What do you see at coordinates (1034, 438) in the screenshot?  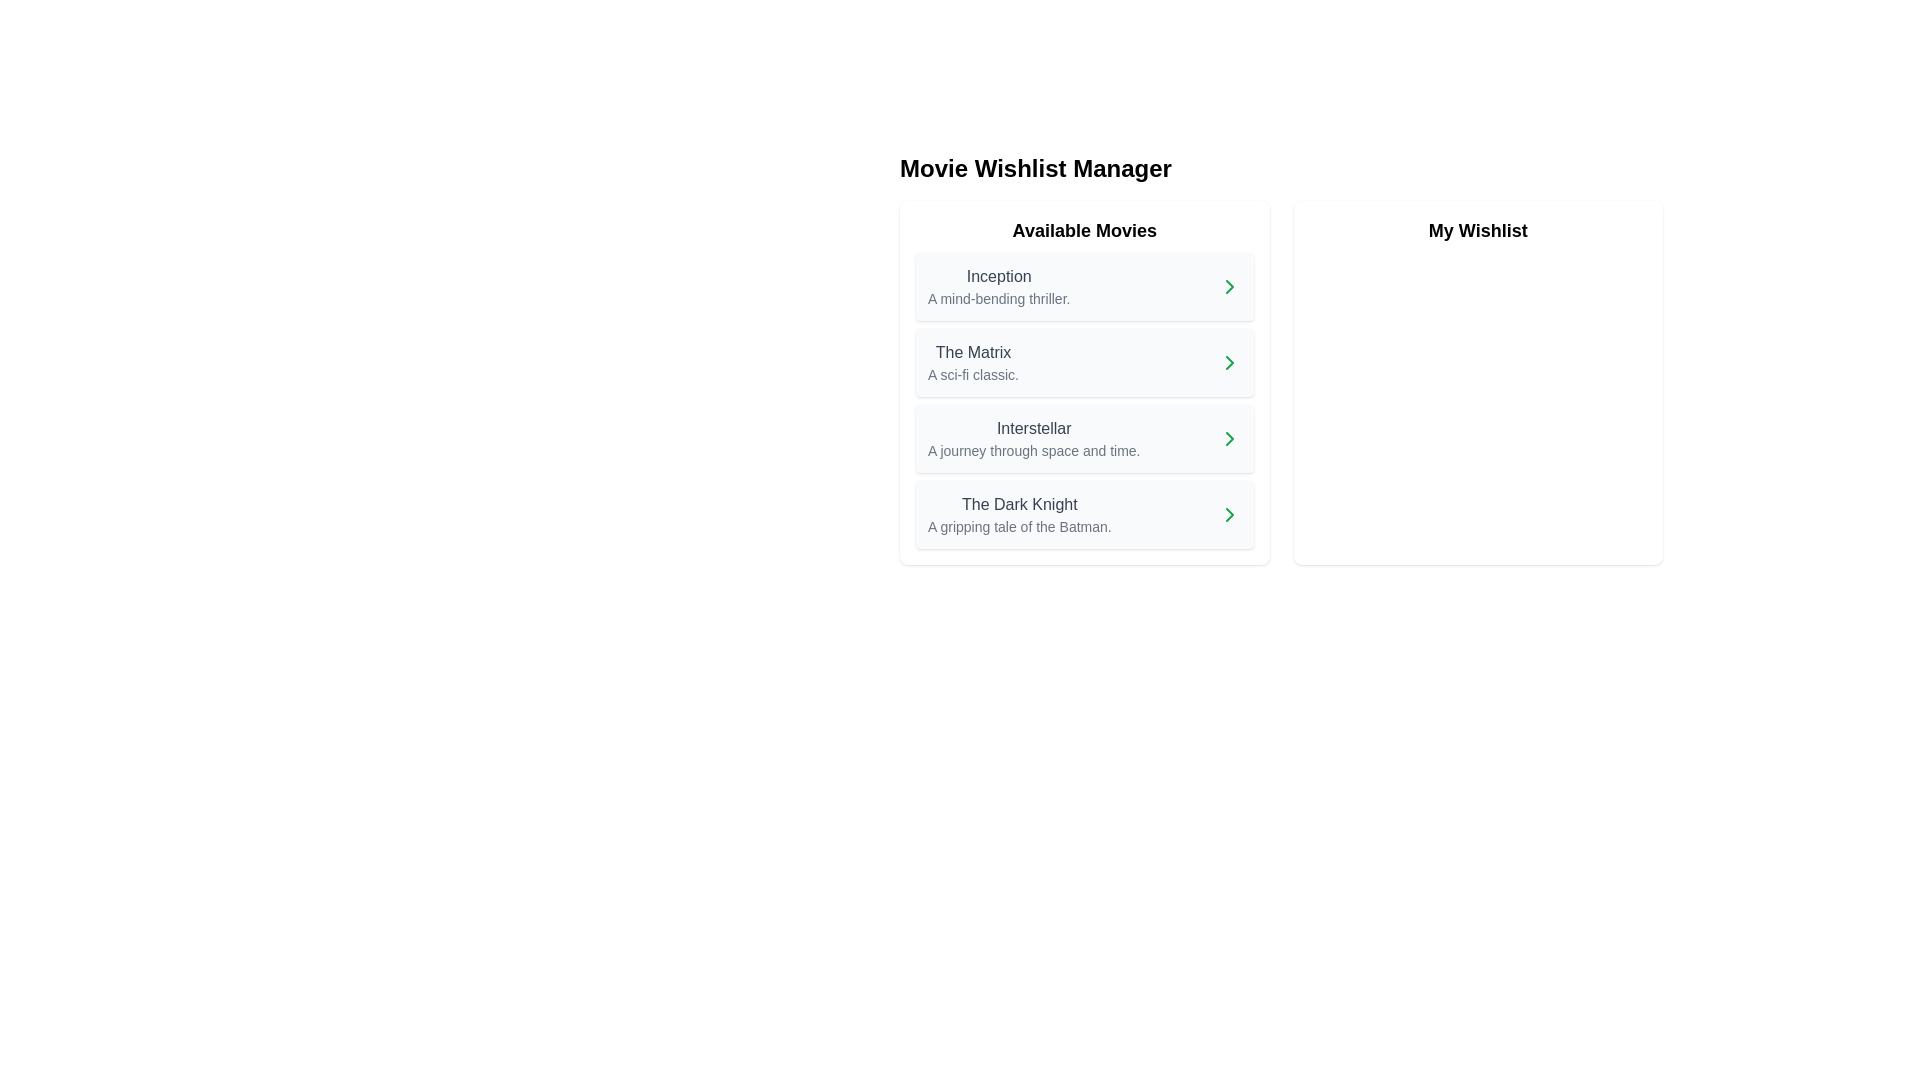 I see `text of the Text label with dual sections titled 'Interstellar', which includes the subtitle 'A journey through space and time.'` at bounding box center [1034, 438].